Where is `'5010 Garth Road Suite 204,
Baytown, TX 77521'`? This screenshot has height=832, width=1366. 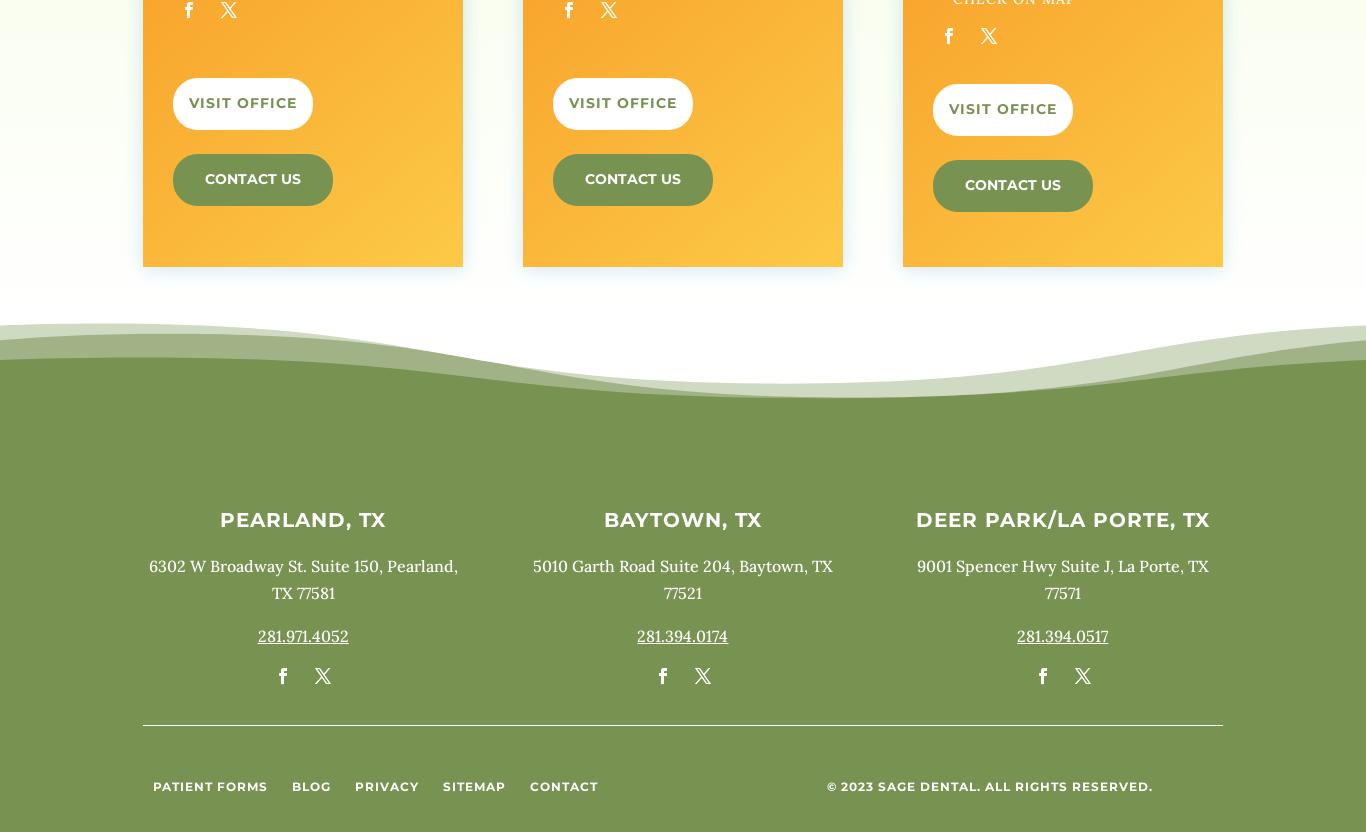 '5010 Garth Road Suite 204,
Baytown, TX 77521' is located at coordinates (681, 577).